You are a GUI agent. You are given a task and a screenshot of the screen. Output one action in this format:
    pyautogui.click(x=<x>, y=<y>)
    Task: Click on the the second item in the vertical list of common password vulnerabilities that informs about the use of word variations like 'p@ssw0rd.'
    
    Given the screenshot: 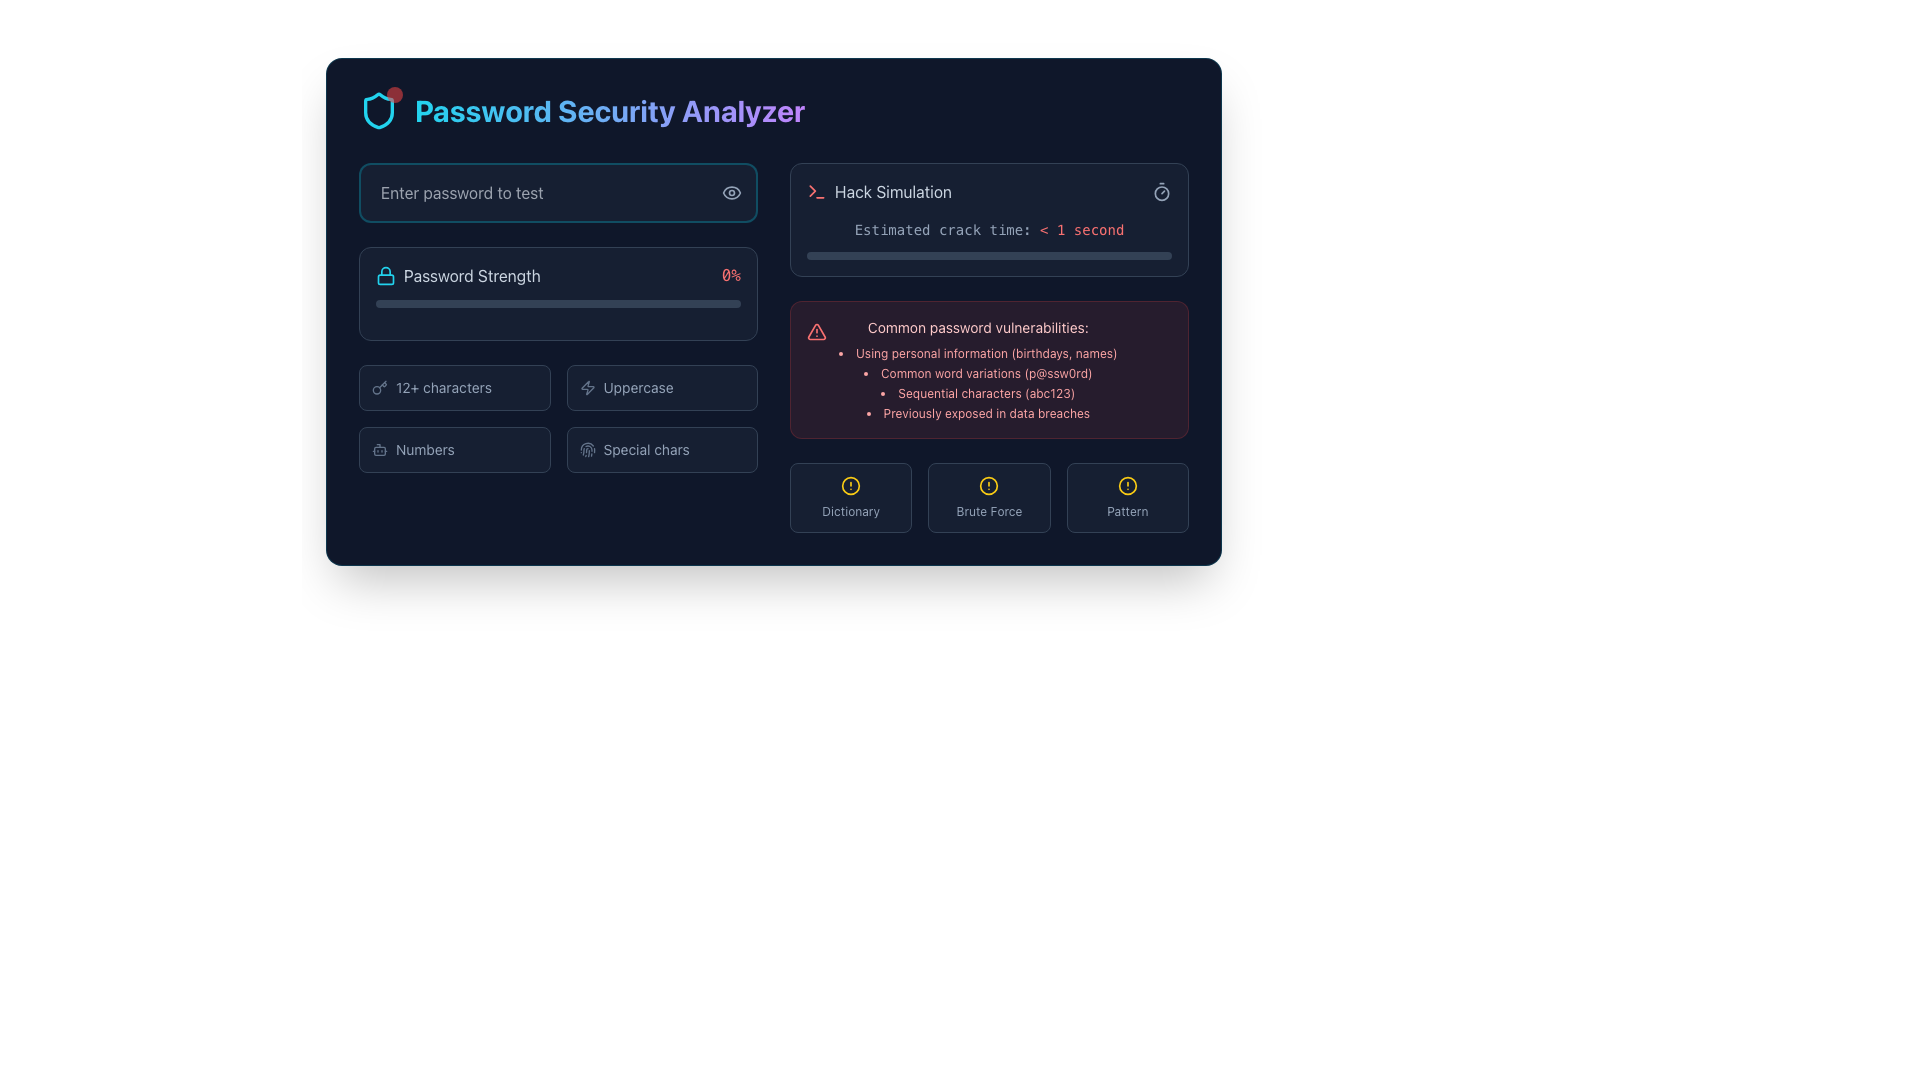 What is the action you would take?
    pyautogui.click(x=978, y=374)
    